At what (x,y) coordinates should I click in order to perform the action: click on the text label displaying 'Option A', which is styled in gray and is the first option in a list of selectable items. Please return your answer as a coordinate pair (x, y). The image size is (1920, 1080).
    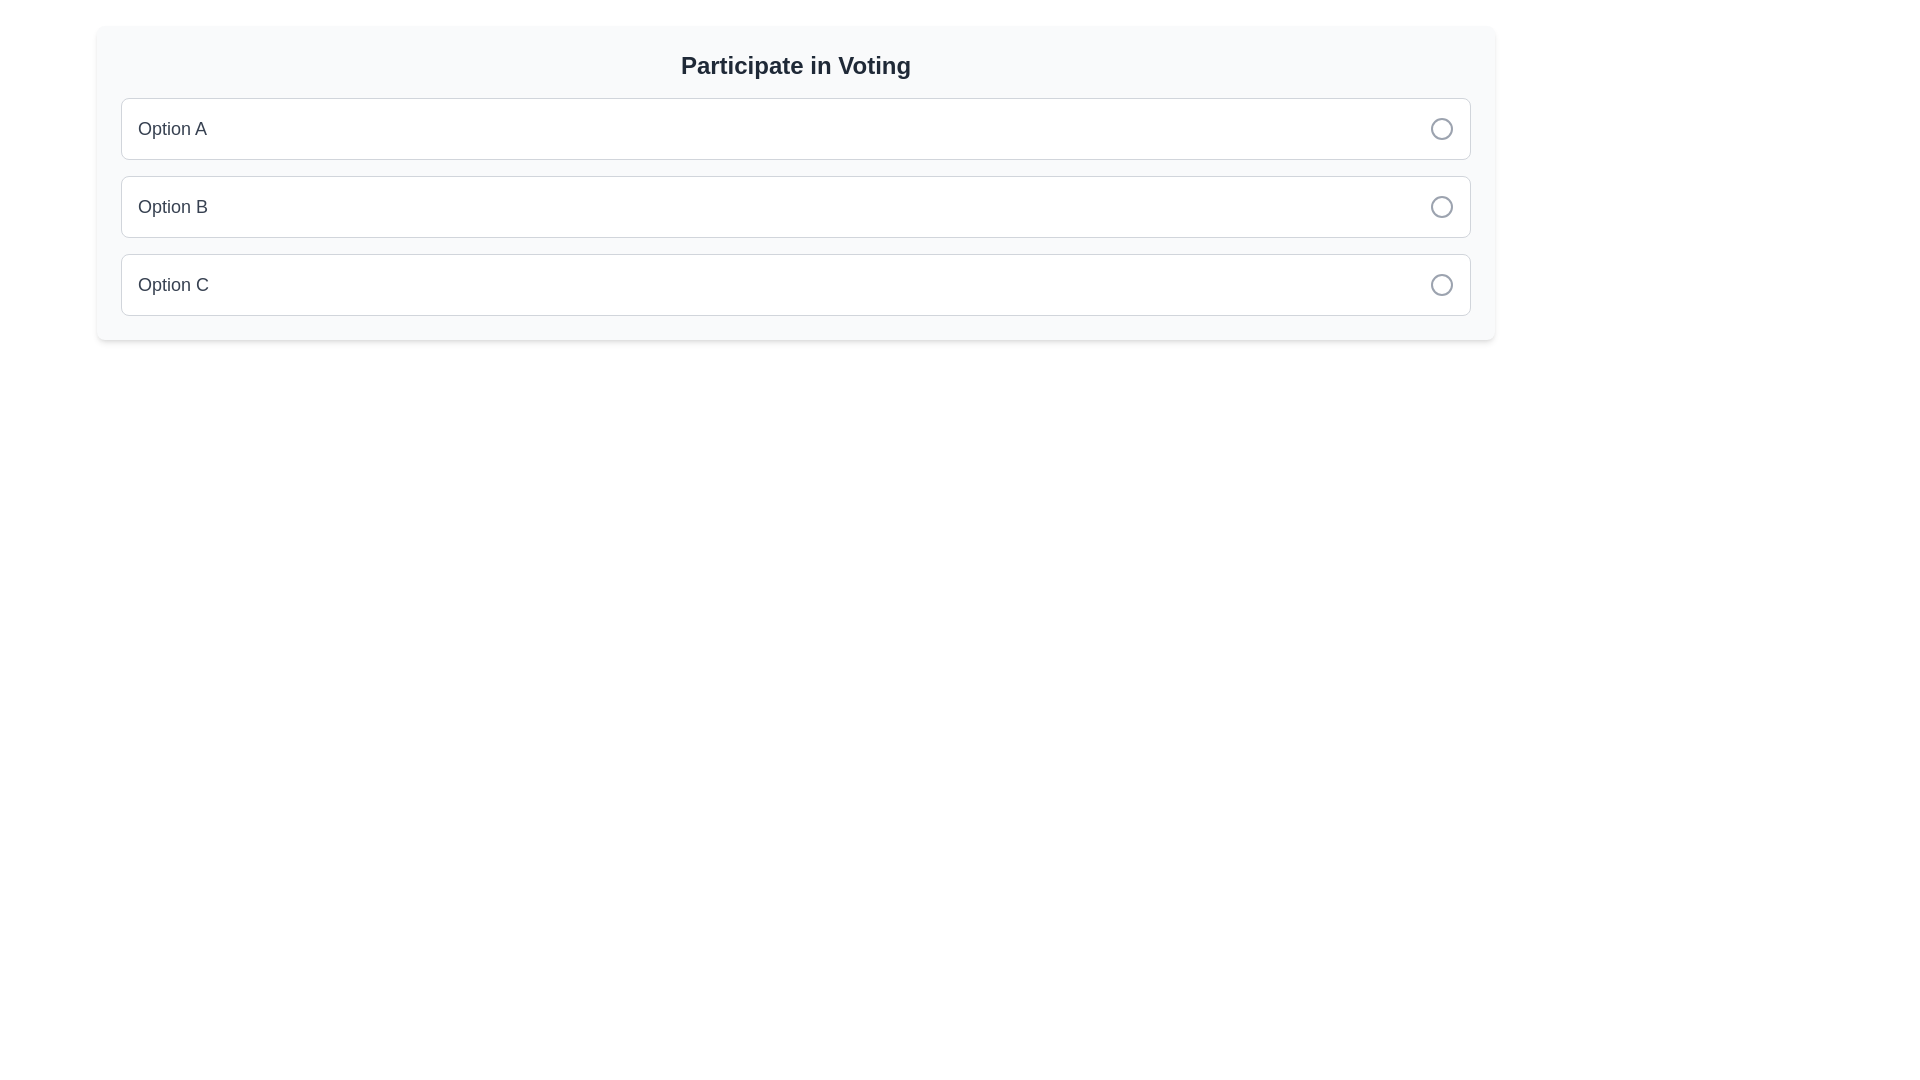
    Looking at the image, I should click on (172, 128).